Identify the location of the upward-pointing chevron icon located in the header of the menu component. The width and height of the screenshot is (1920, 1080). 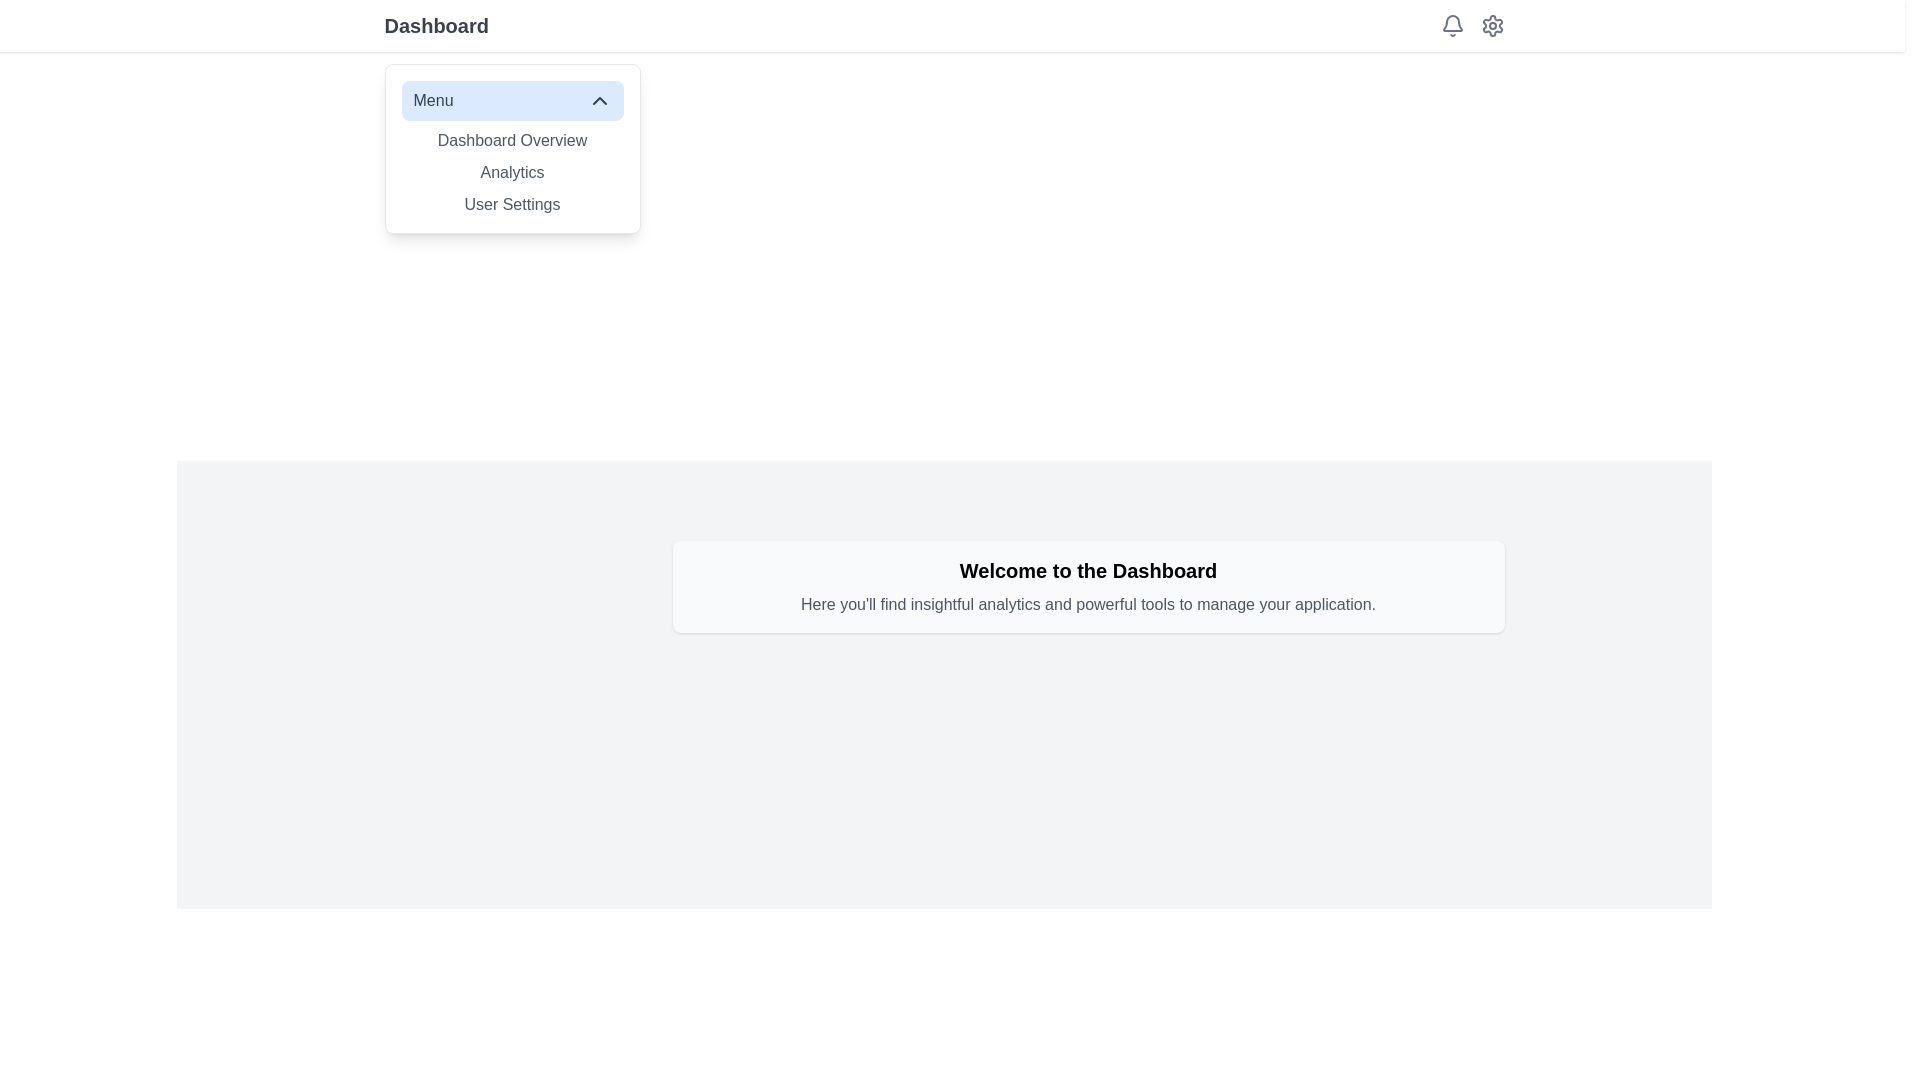
(598, 100).